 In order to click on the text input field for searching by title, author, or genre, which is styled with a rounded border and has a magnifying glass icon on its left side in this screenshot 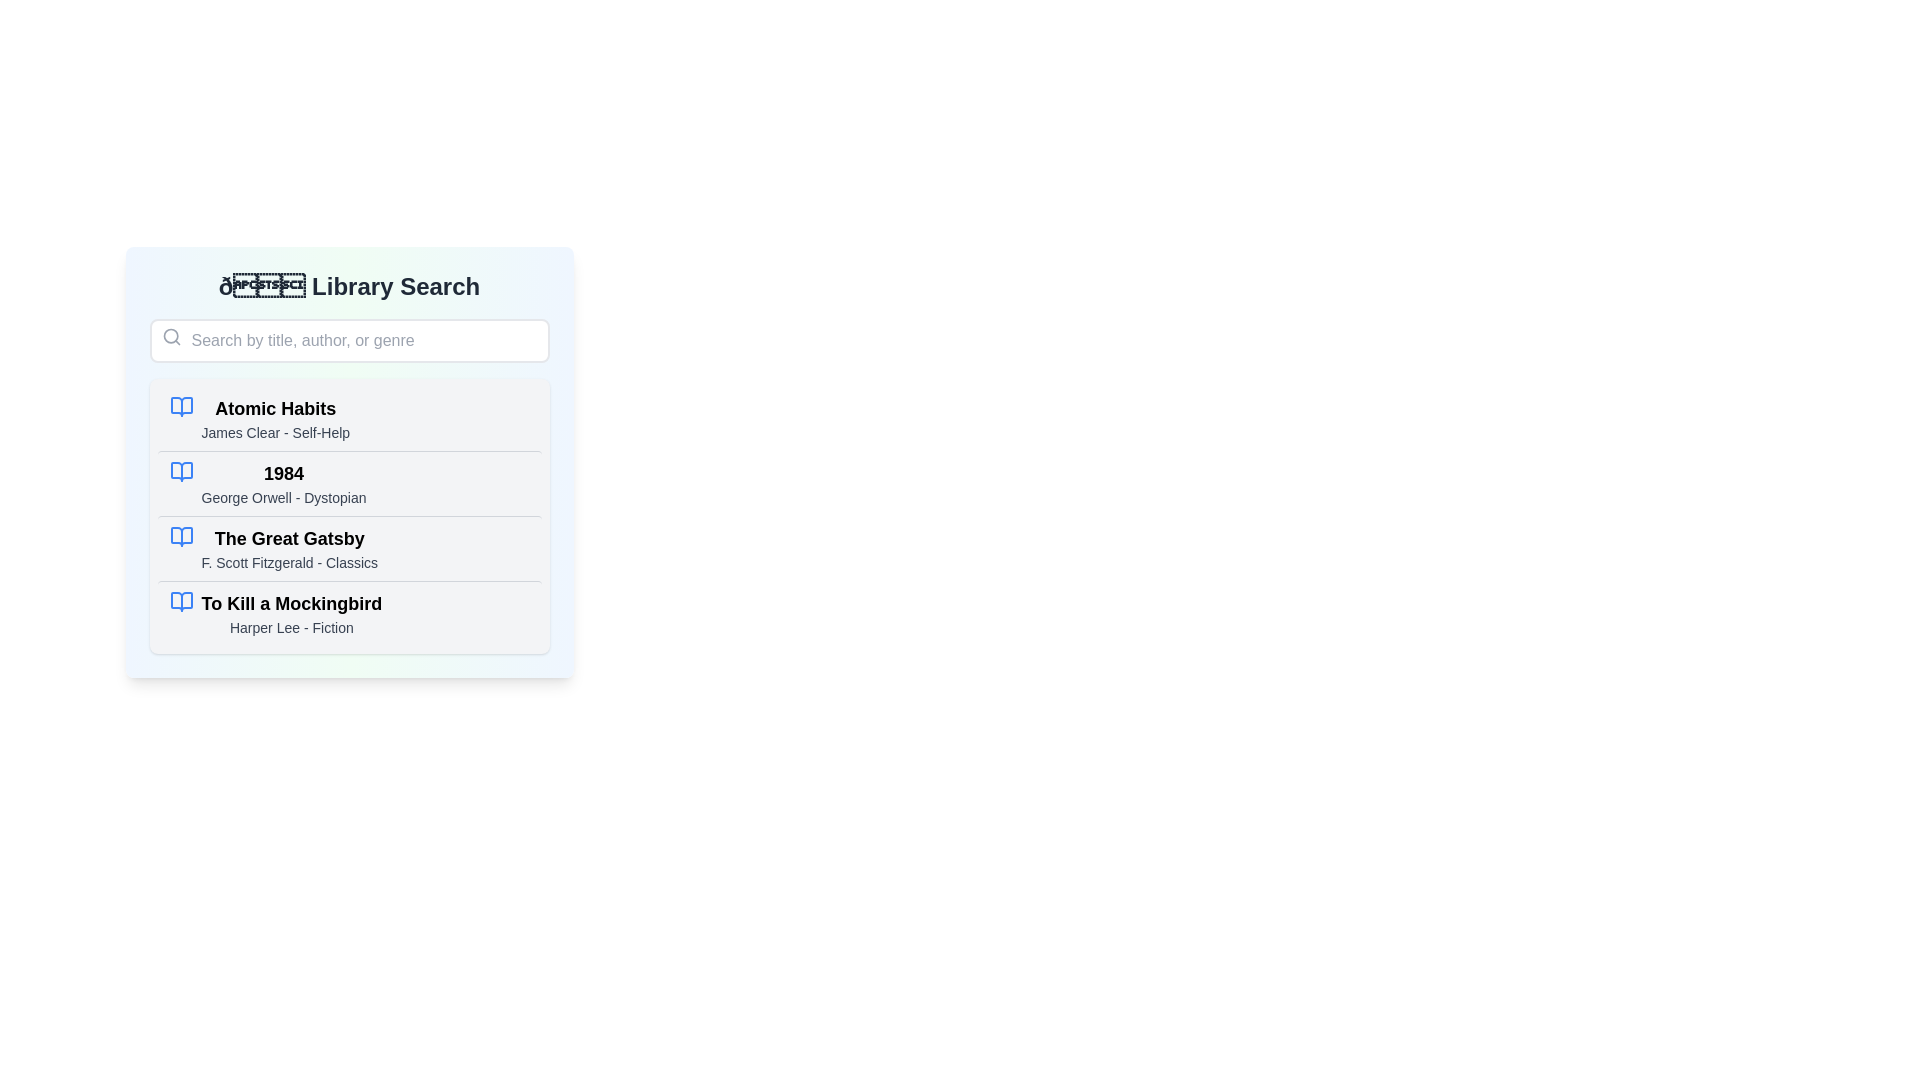, I will do `click(349, 339)`.